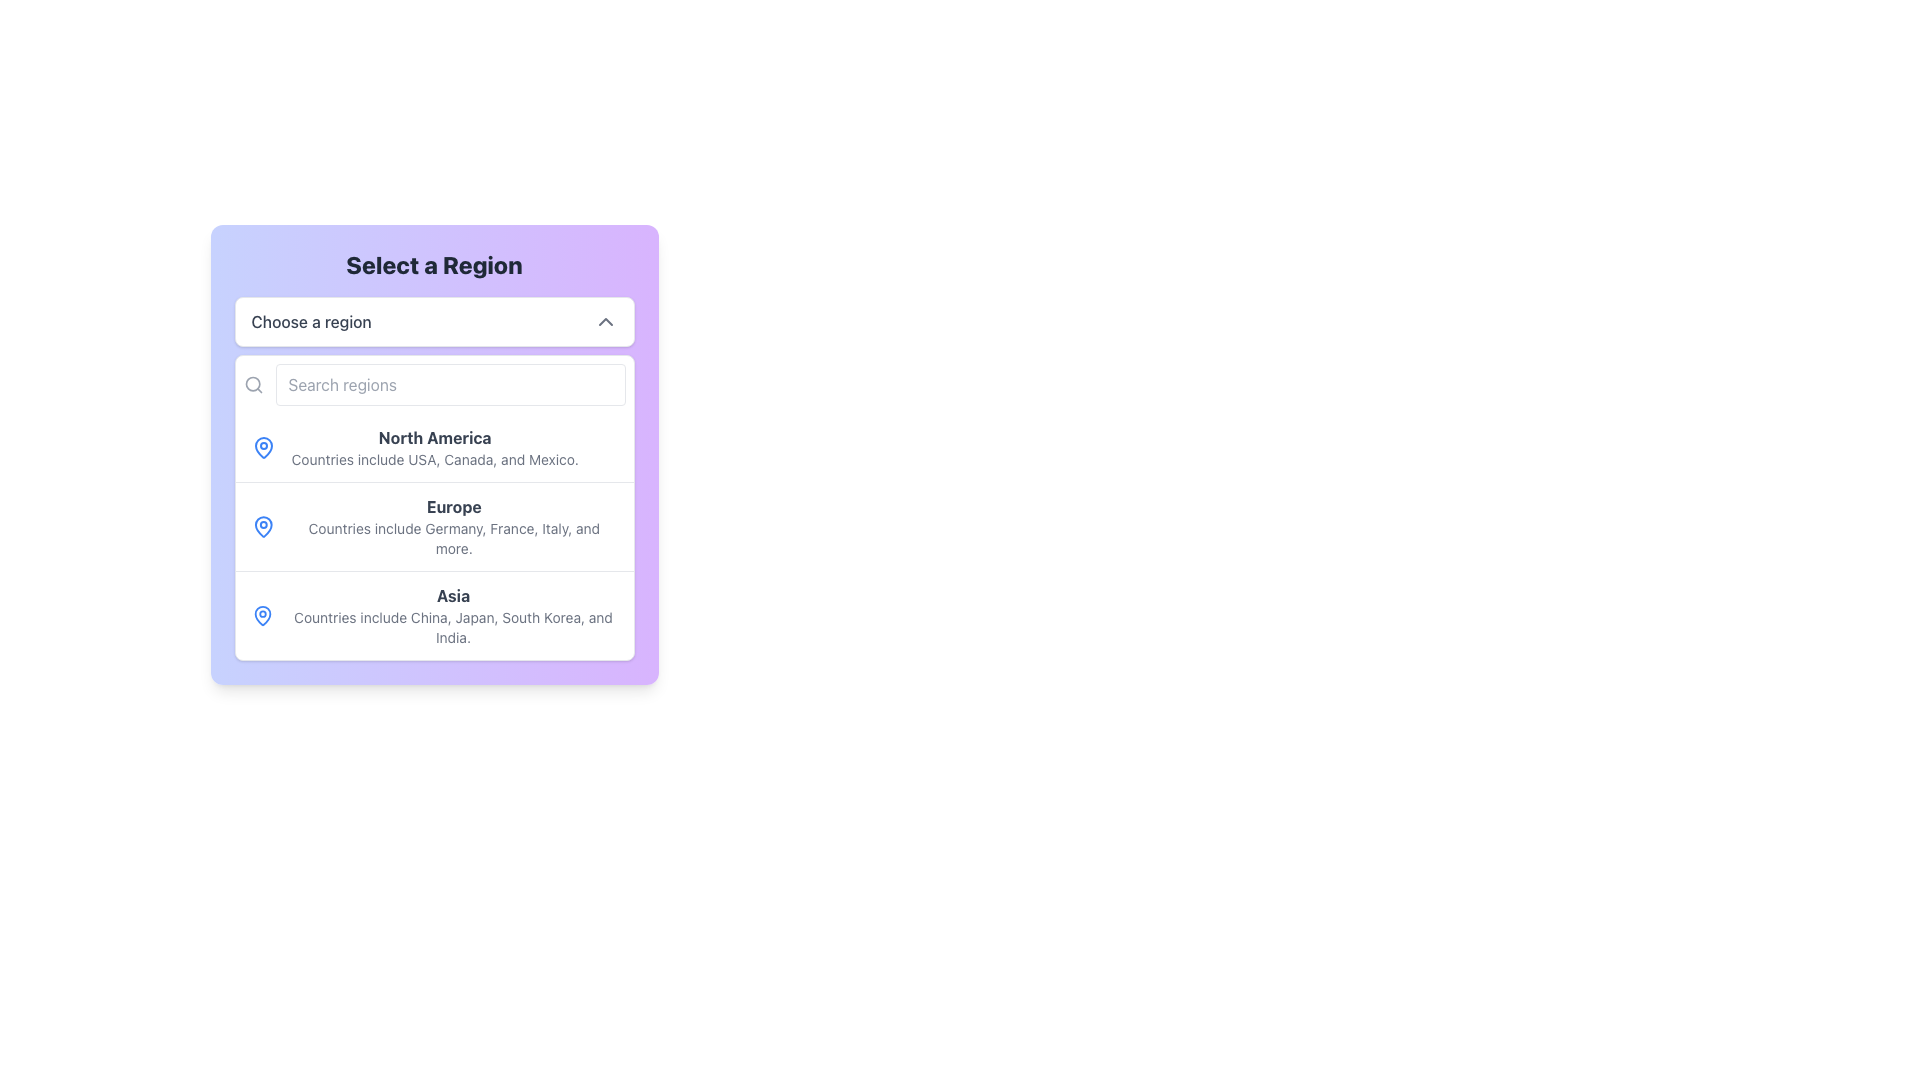 This screenshot has width=1920, height=1080. Describe the element at coordinates (433, 535) in the screenshot. I see `the second item in the dropdown list displaying information about the 'Europe' region, positioned between 'North America' and 'Asia'` at that location.